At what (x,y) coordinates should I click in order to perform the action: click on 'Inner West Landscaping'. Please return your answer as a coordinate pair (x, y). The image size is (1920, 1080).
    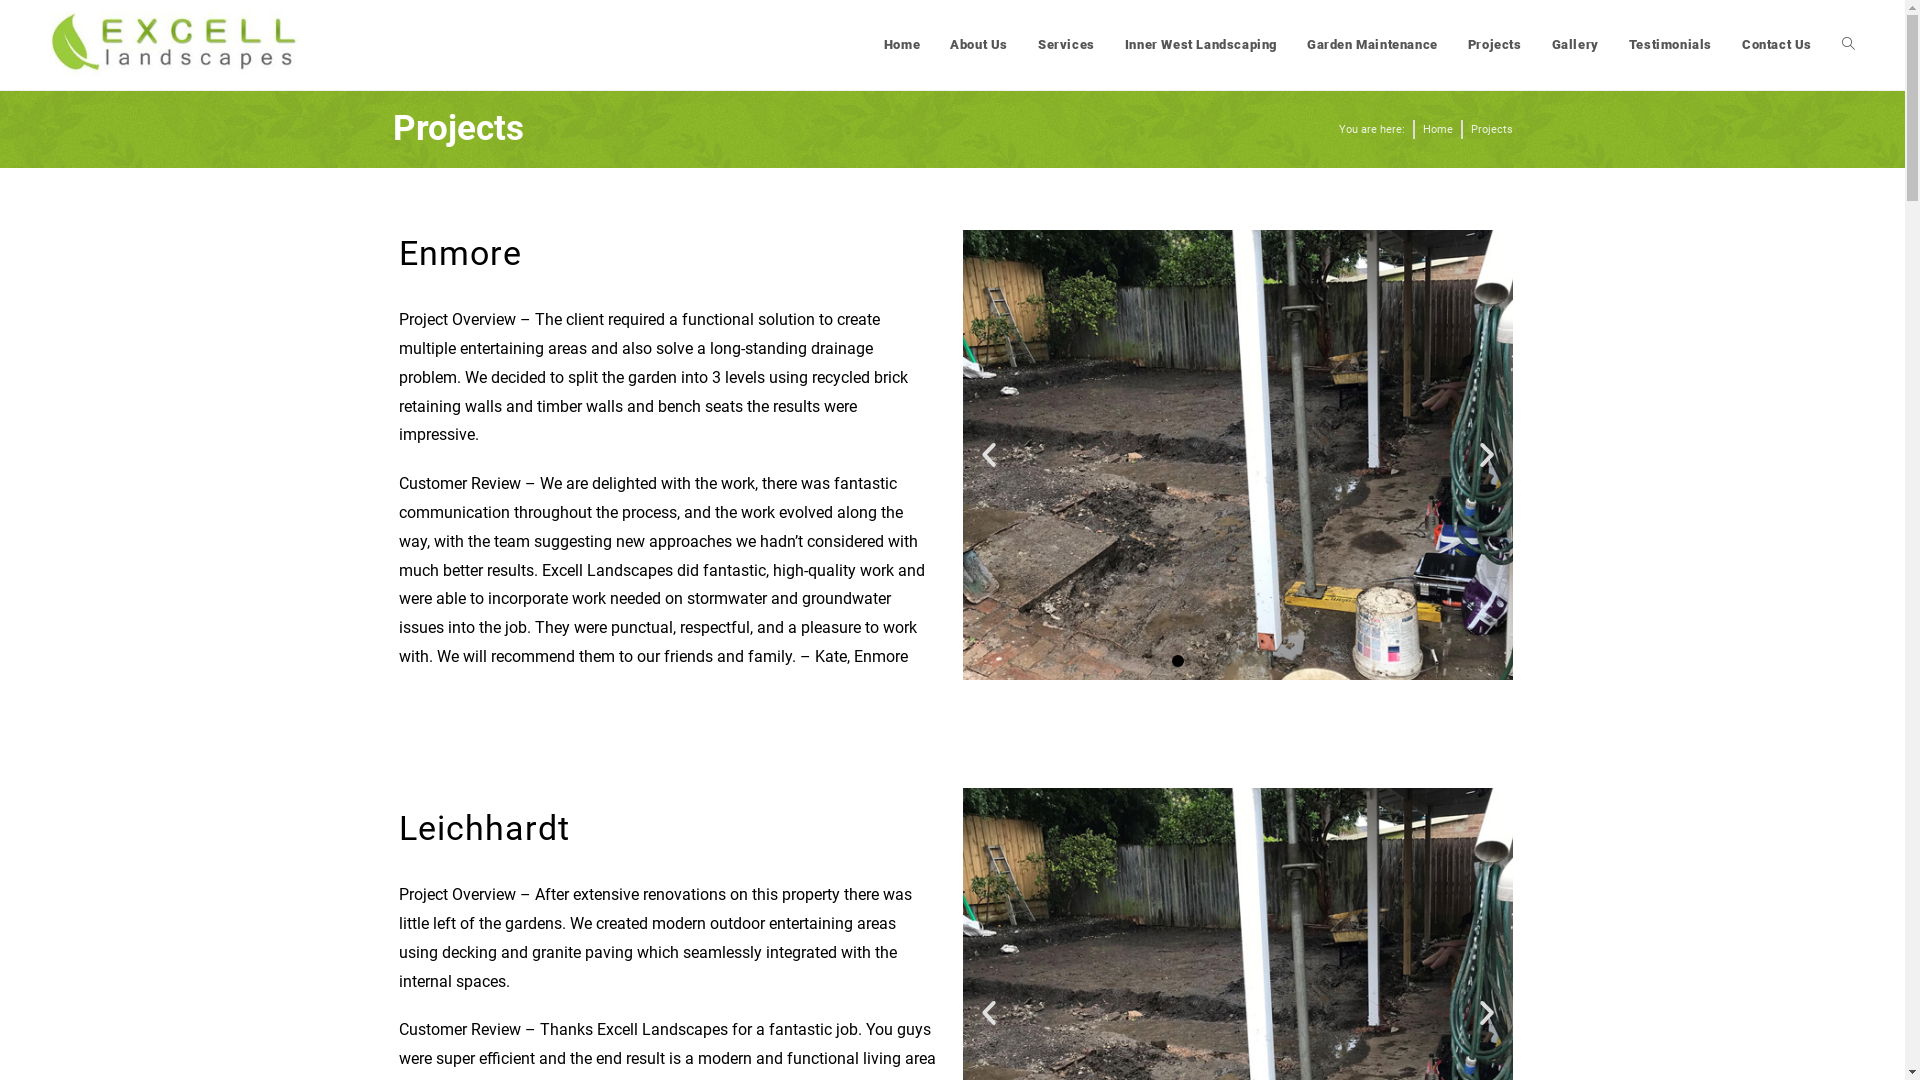
    Looking at the image, I should click on (1200, 45).